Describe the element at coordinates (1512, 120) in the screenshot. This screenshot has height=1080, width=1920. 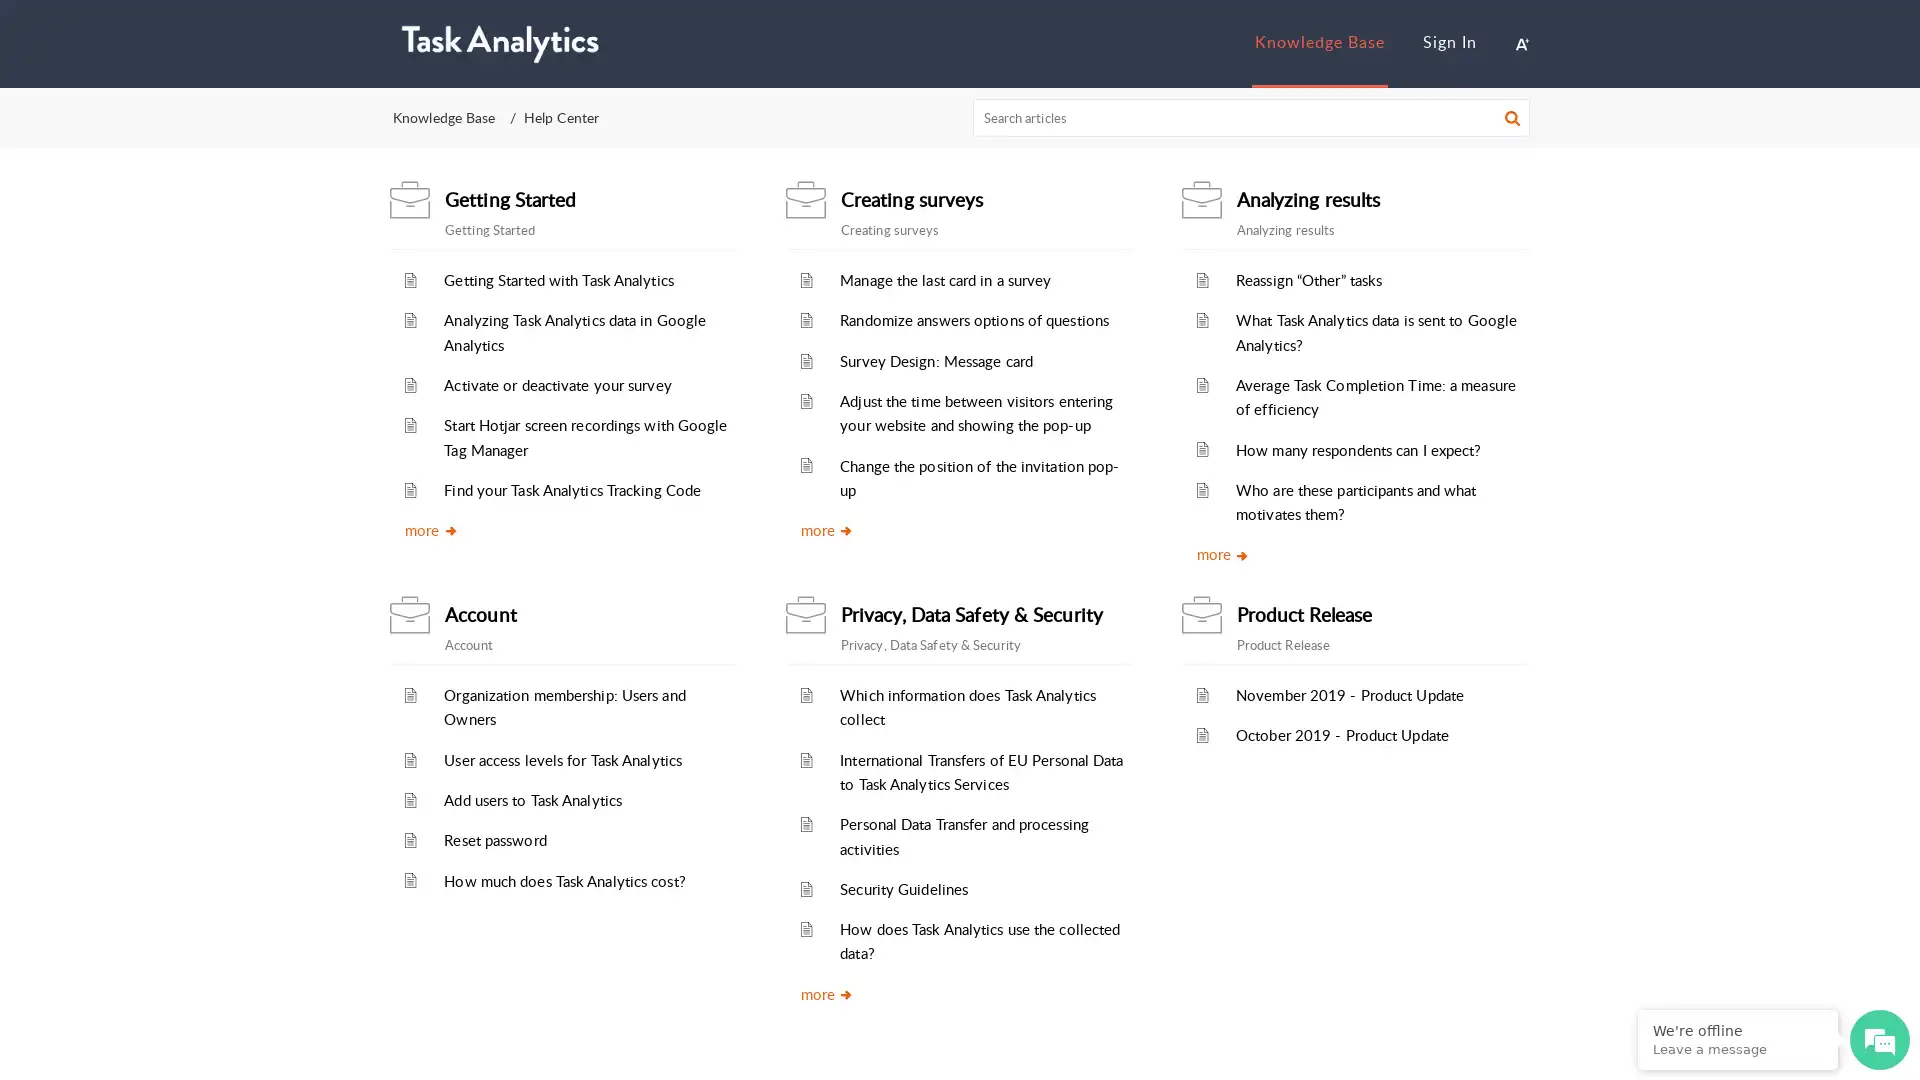
I see `search` at that location.